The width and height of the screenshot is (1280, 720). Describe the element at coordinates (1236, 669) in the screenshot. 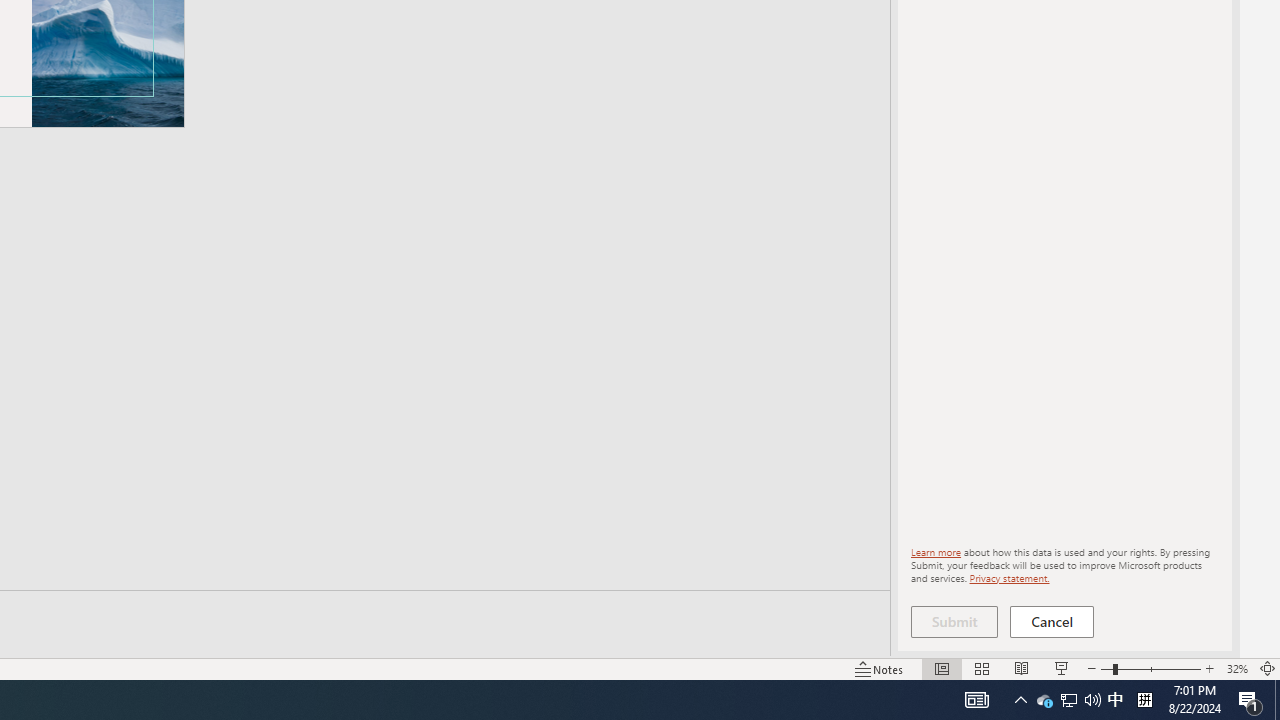

I see `'Zoom 32%'` at that location.